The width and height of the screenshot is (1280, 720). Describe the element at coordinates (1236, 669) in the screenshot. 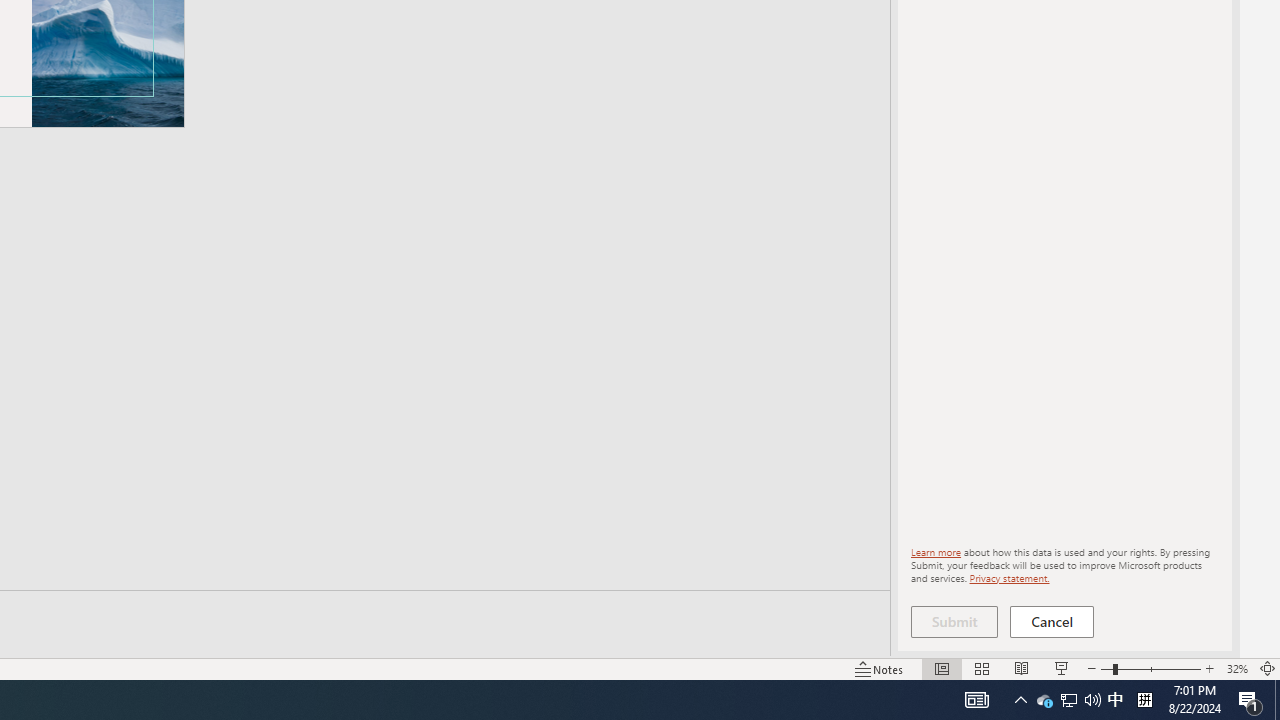

I see `'Zoom 32%'` at that location.